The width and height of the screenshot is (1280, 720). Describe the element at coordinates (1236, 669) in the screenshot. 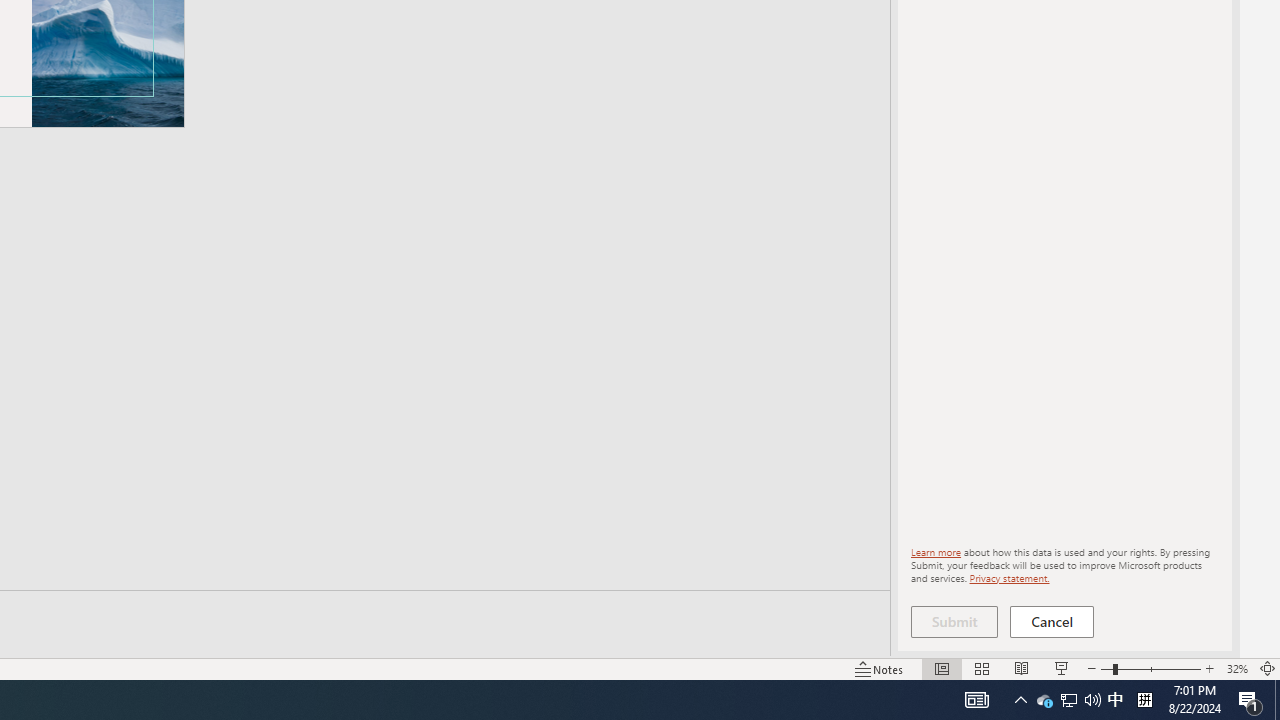

I see `'Zoom 32%'` at that location.